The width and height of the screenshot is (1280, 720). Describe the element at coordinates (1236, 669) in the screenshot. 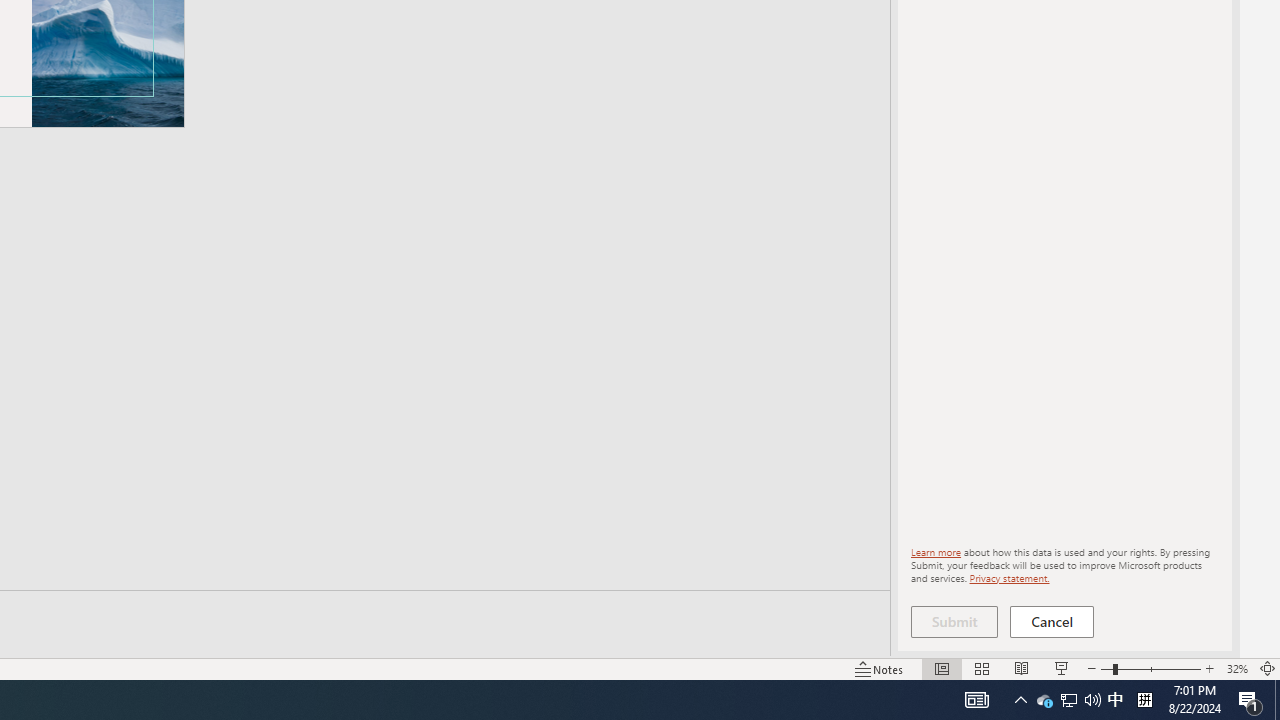

I see `'Zoom 32%'` at that location.